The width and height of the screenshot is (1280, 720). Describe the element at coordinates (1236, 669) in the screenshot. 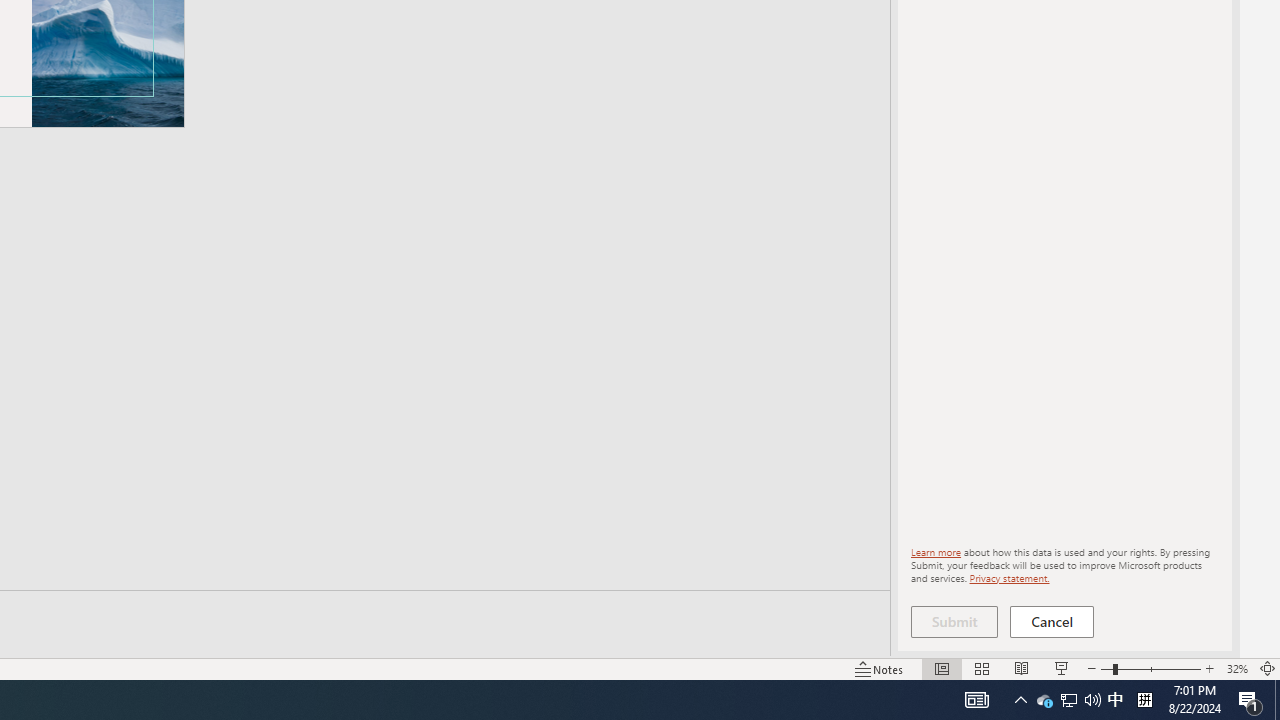

I see `'Zoom 32%'` at that location.